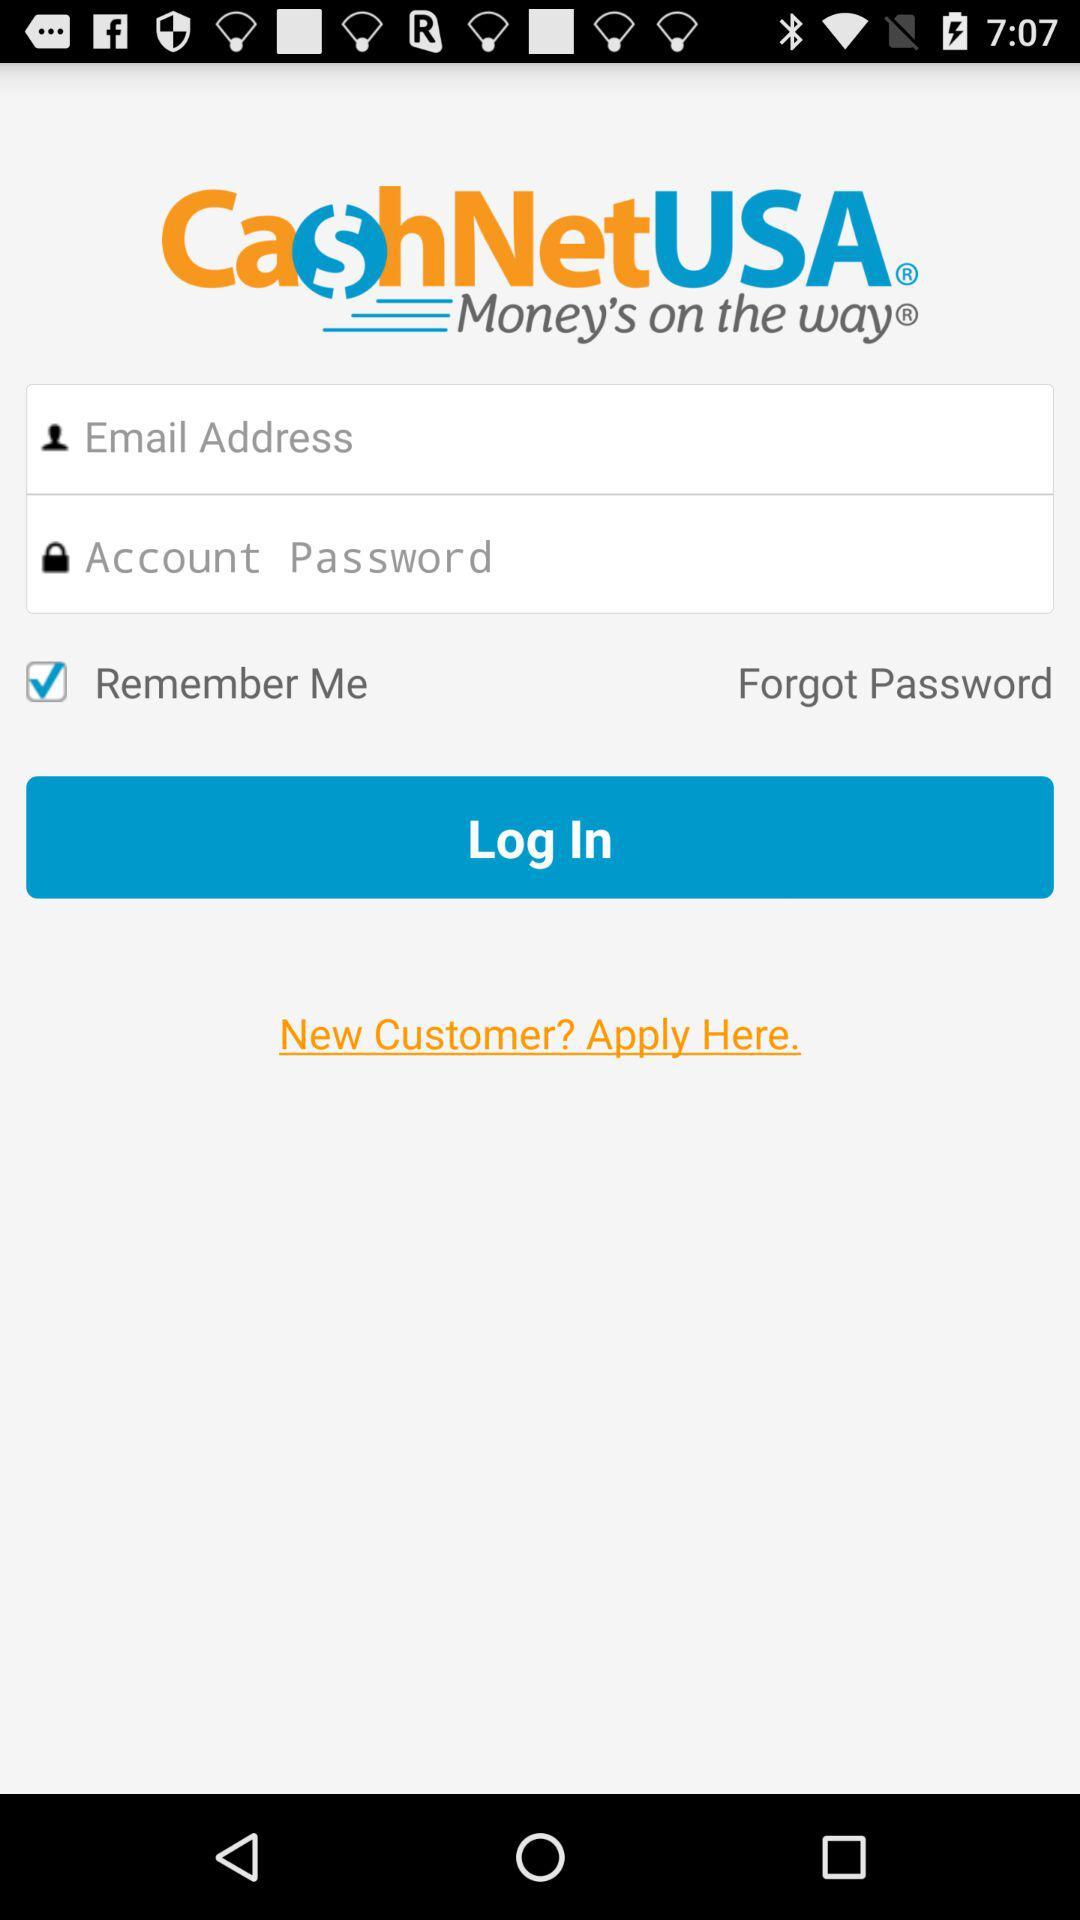 This screenshot has height=1920, width=1080. What do you see at coordinates (709, 681) in the screenshot?
I see `the icon next to remember me` at bounding box center [709, 681].